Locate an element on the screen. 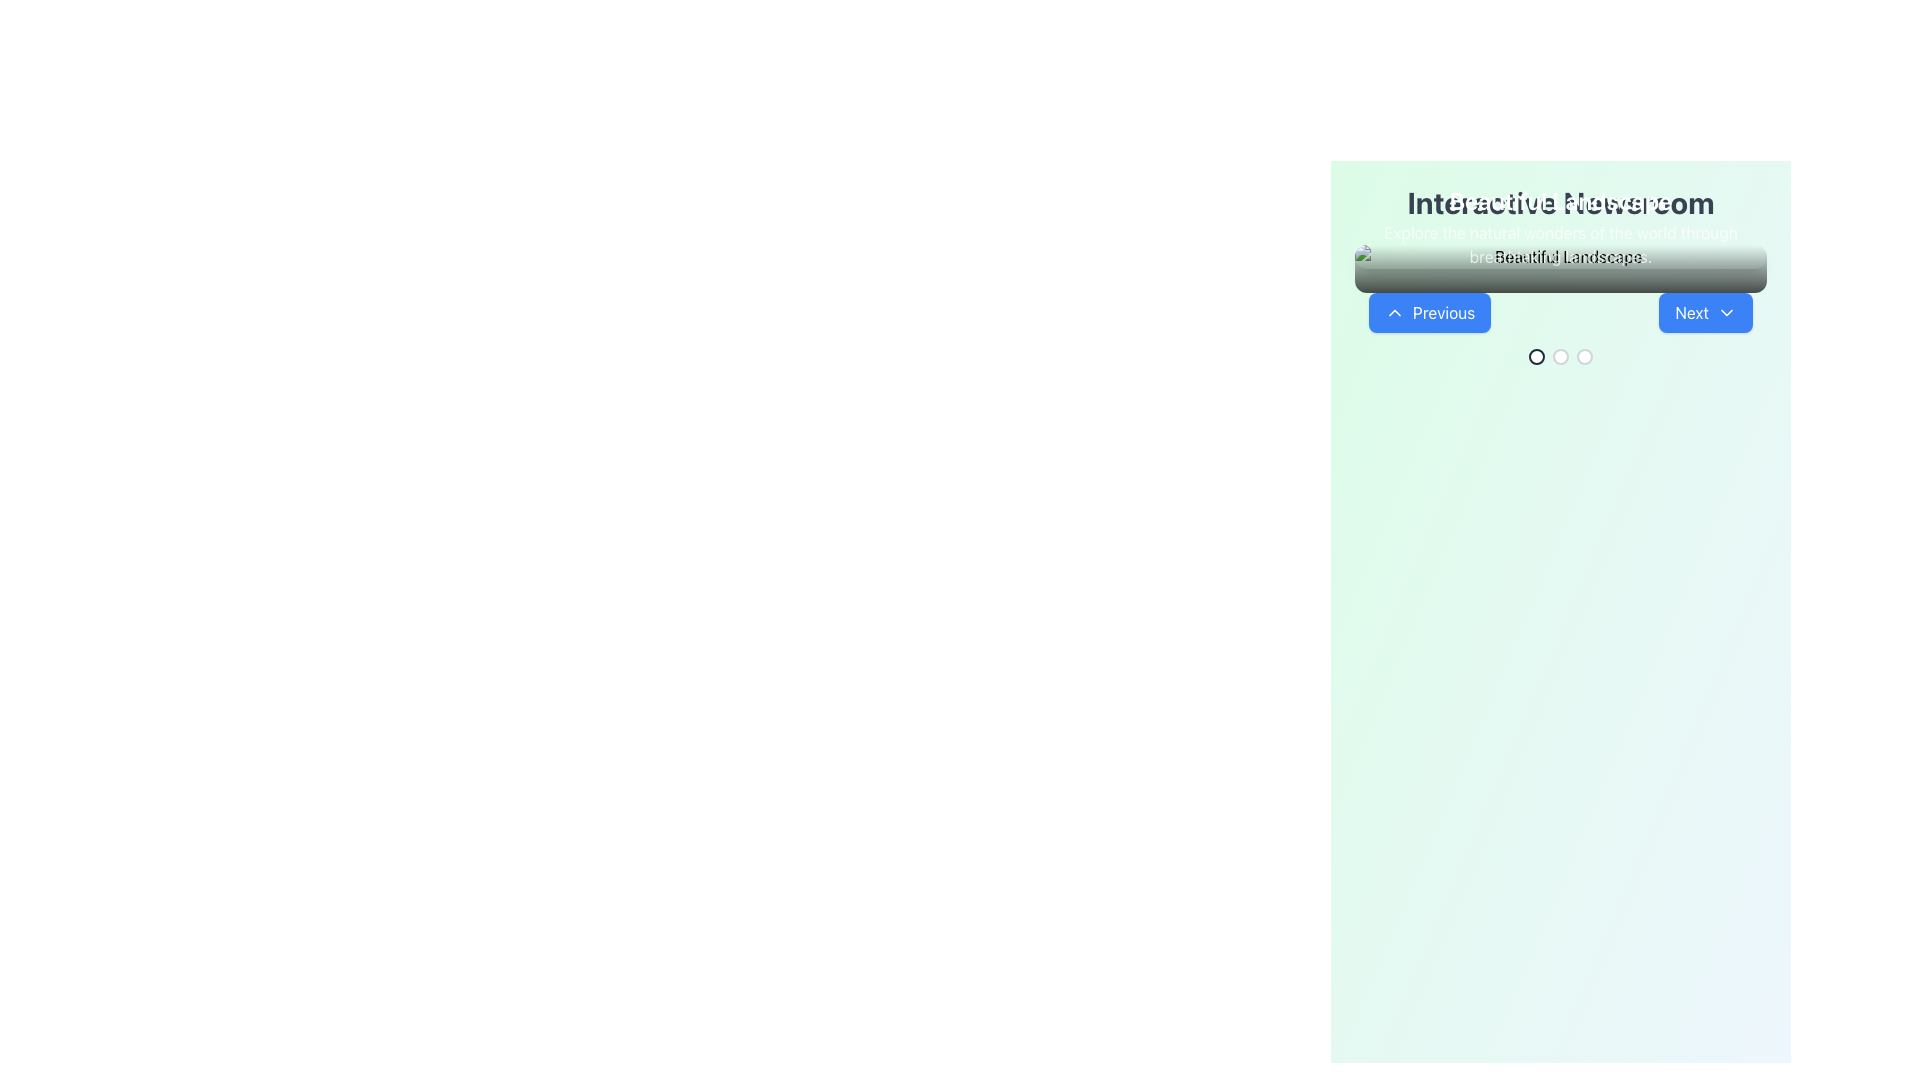  the chevron-up icon with white lines on a blue background, located to the left of the 'Previous' button is located at coordinates (1394, 312).